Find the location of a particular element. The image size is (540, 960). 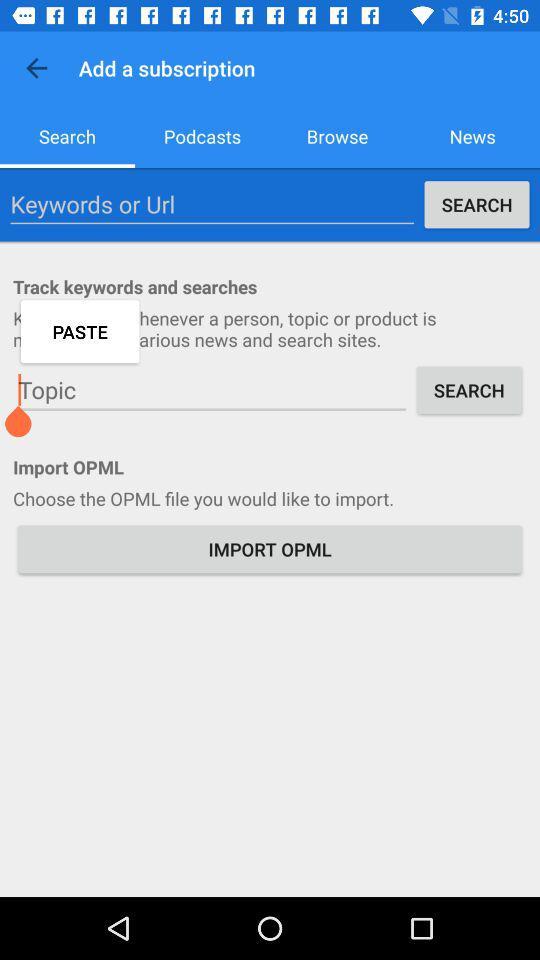

the icon to the right of the search icon is located at coordinates (202, 135).